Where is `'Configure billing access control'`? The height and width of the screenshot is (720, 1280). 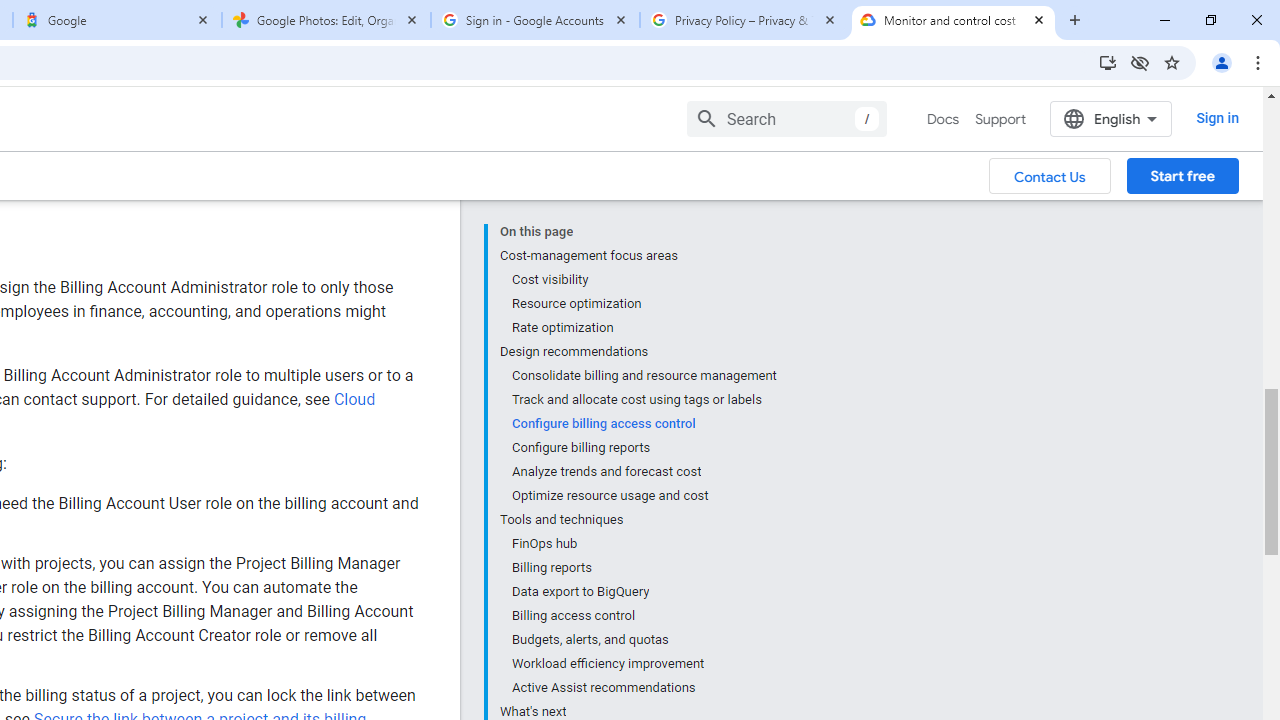 'Configure billing access control' is located at coordinates (643, 423).